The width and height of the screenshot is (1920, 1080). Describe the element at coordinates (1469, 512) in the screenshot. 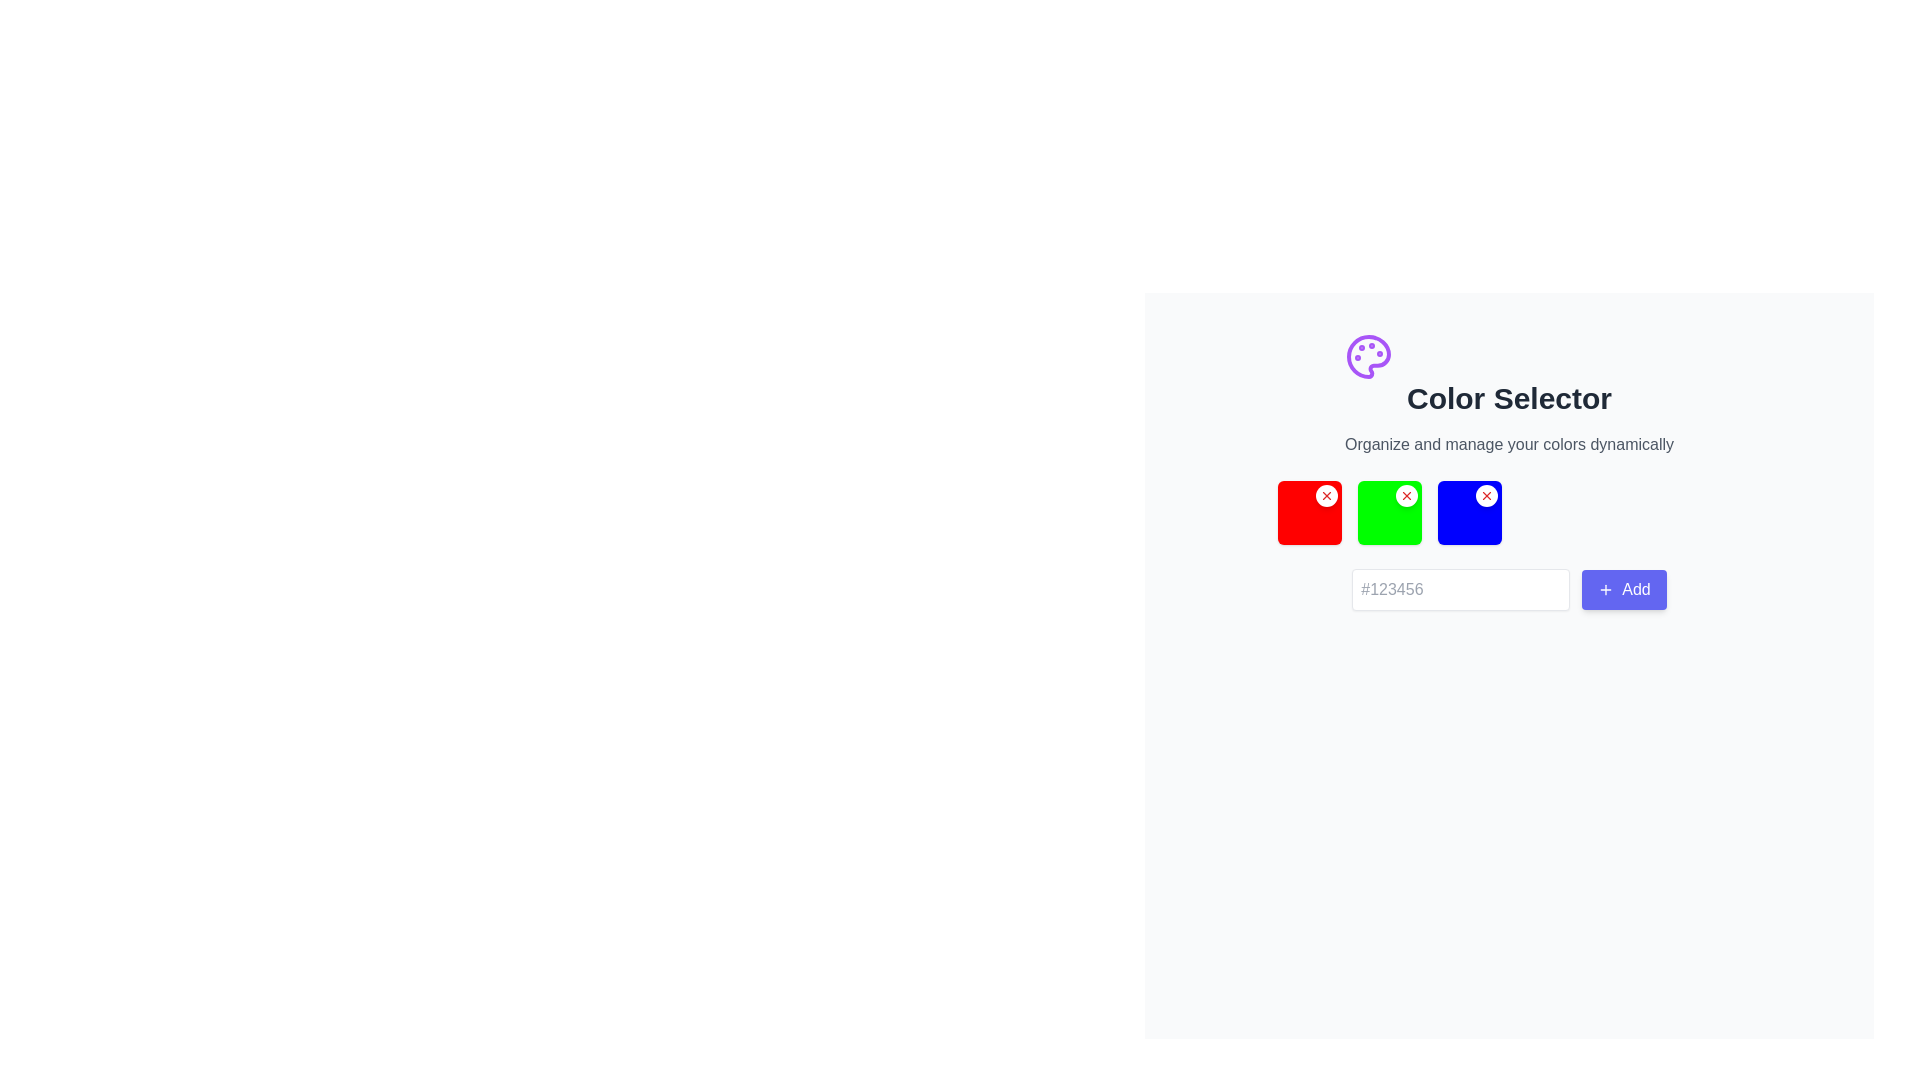

I see `the blue color selection box in the color management interface` at that location.